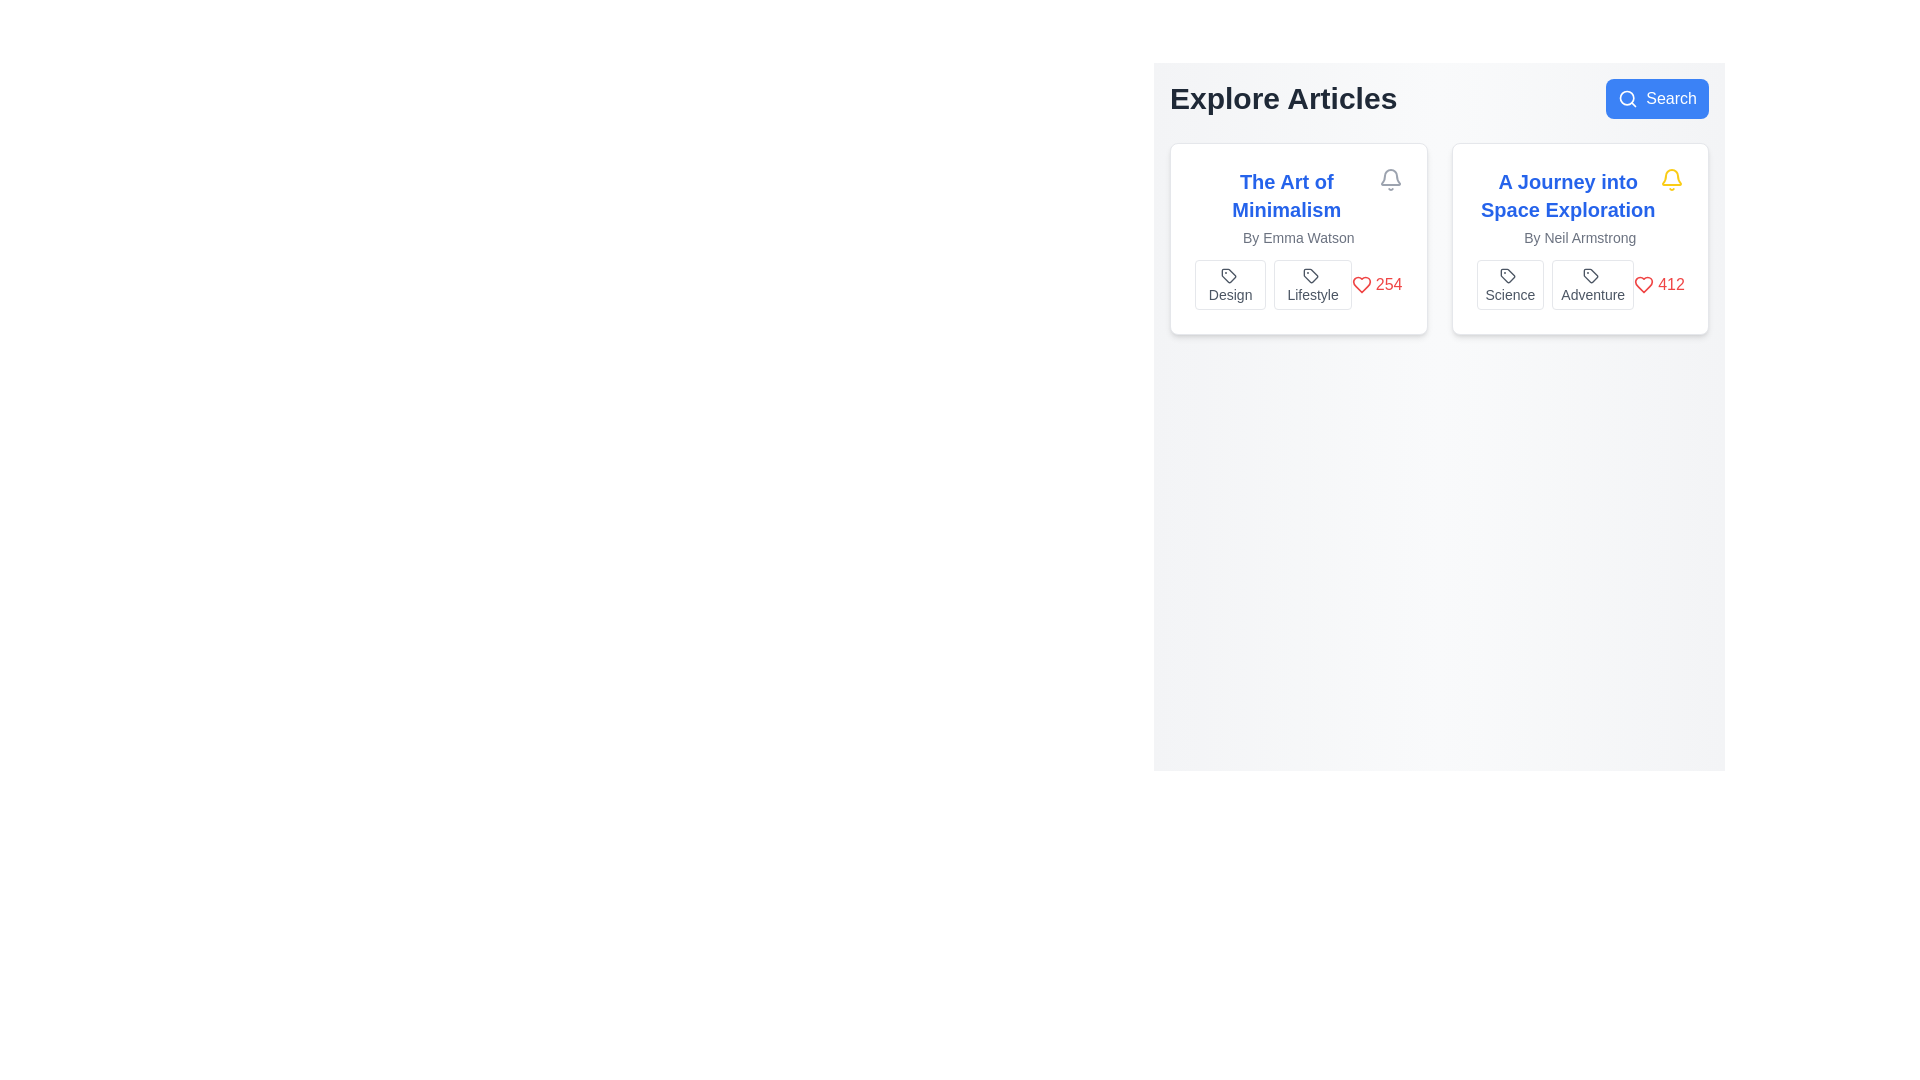 This screenshot has height=1080, width=1920. I want to click on Category and rating display located beneath the phrase 'By Neil Armstrong', which is the last row in the second tile from the left on the page, so click(1579, 285).